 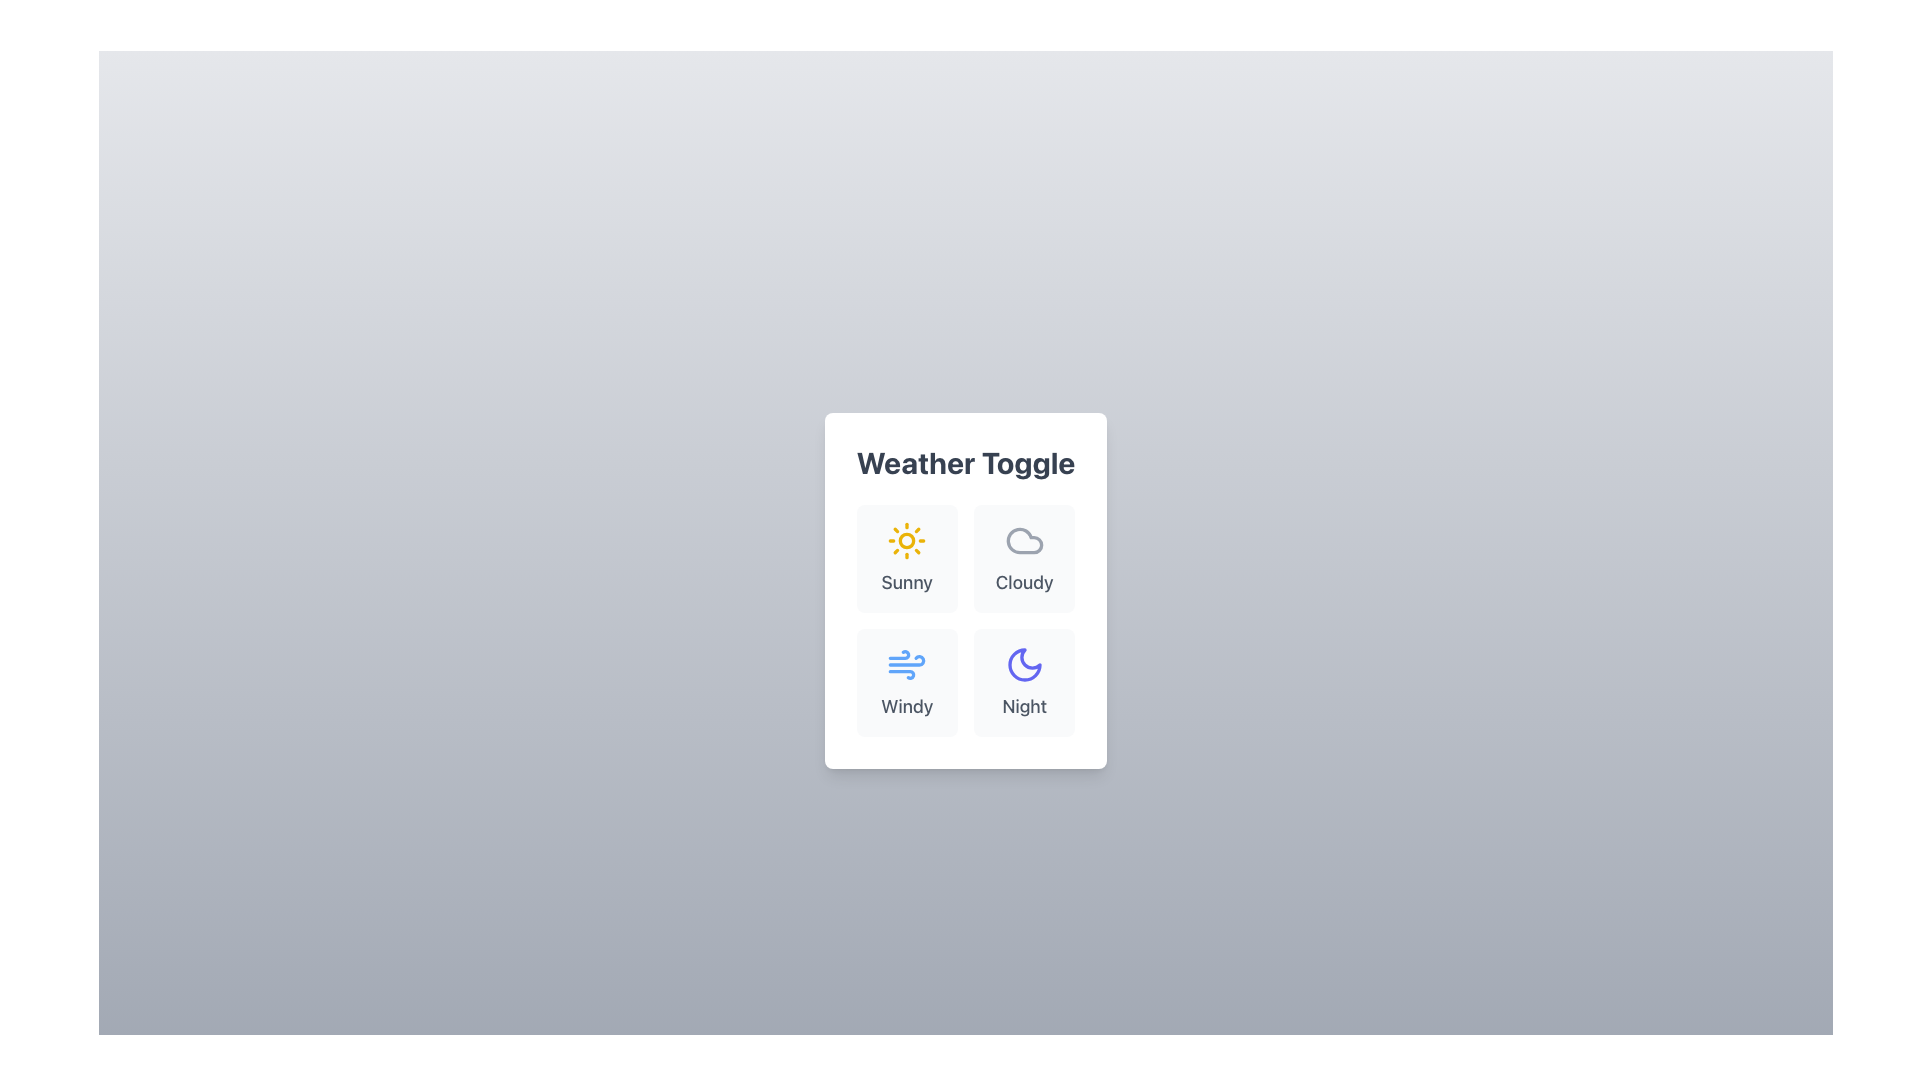 I want to click on the Text Label that describes the weather condition, located below the sun icon and to the left of the 'Cloudy' label in the top-left corner of the 2x2 grid layout, so click(x=906, y=582).